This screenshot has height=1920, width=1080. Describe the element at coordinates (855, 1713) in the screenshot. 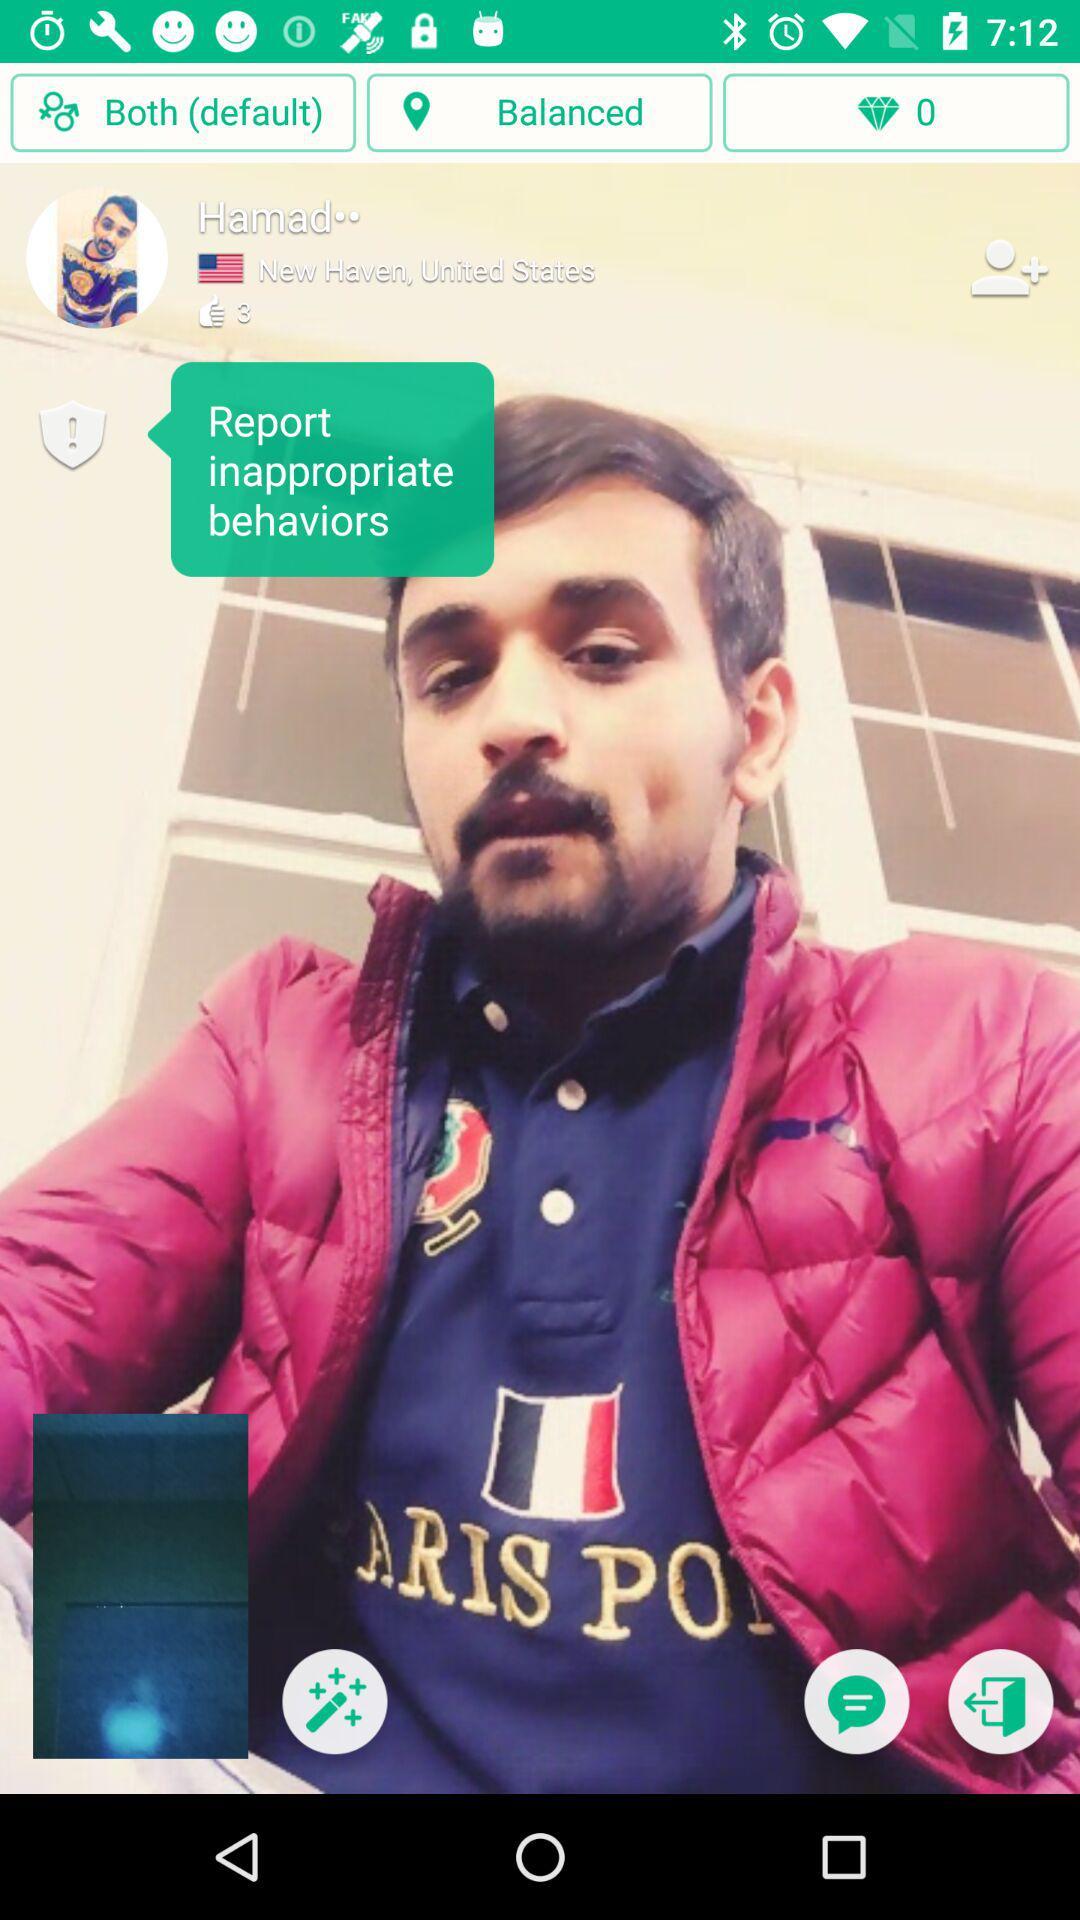

I see `the chat icon` at that location.